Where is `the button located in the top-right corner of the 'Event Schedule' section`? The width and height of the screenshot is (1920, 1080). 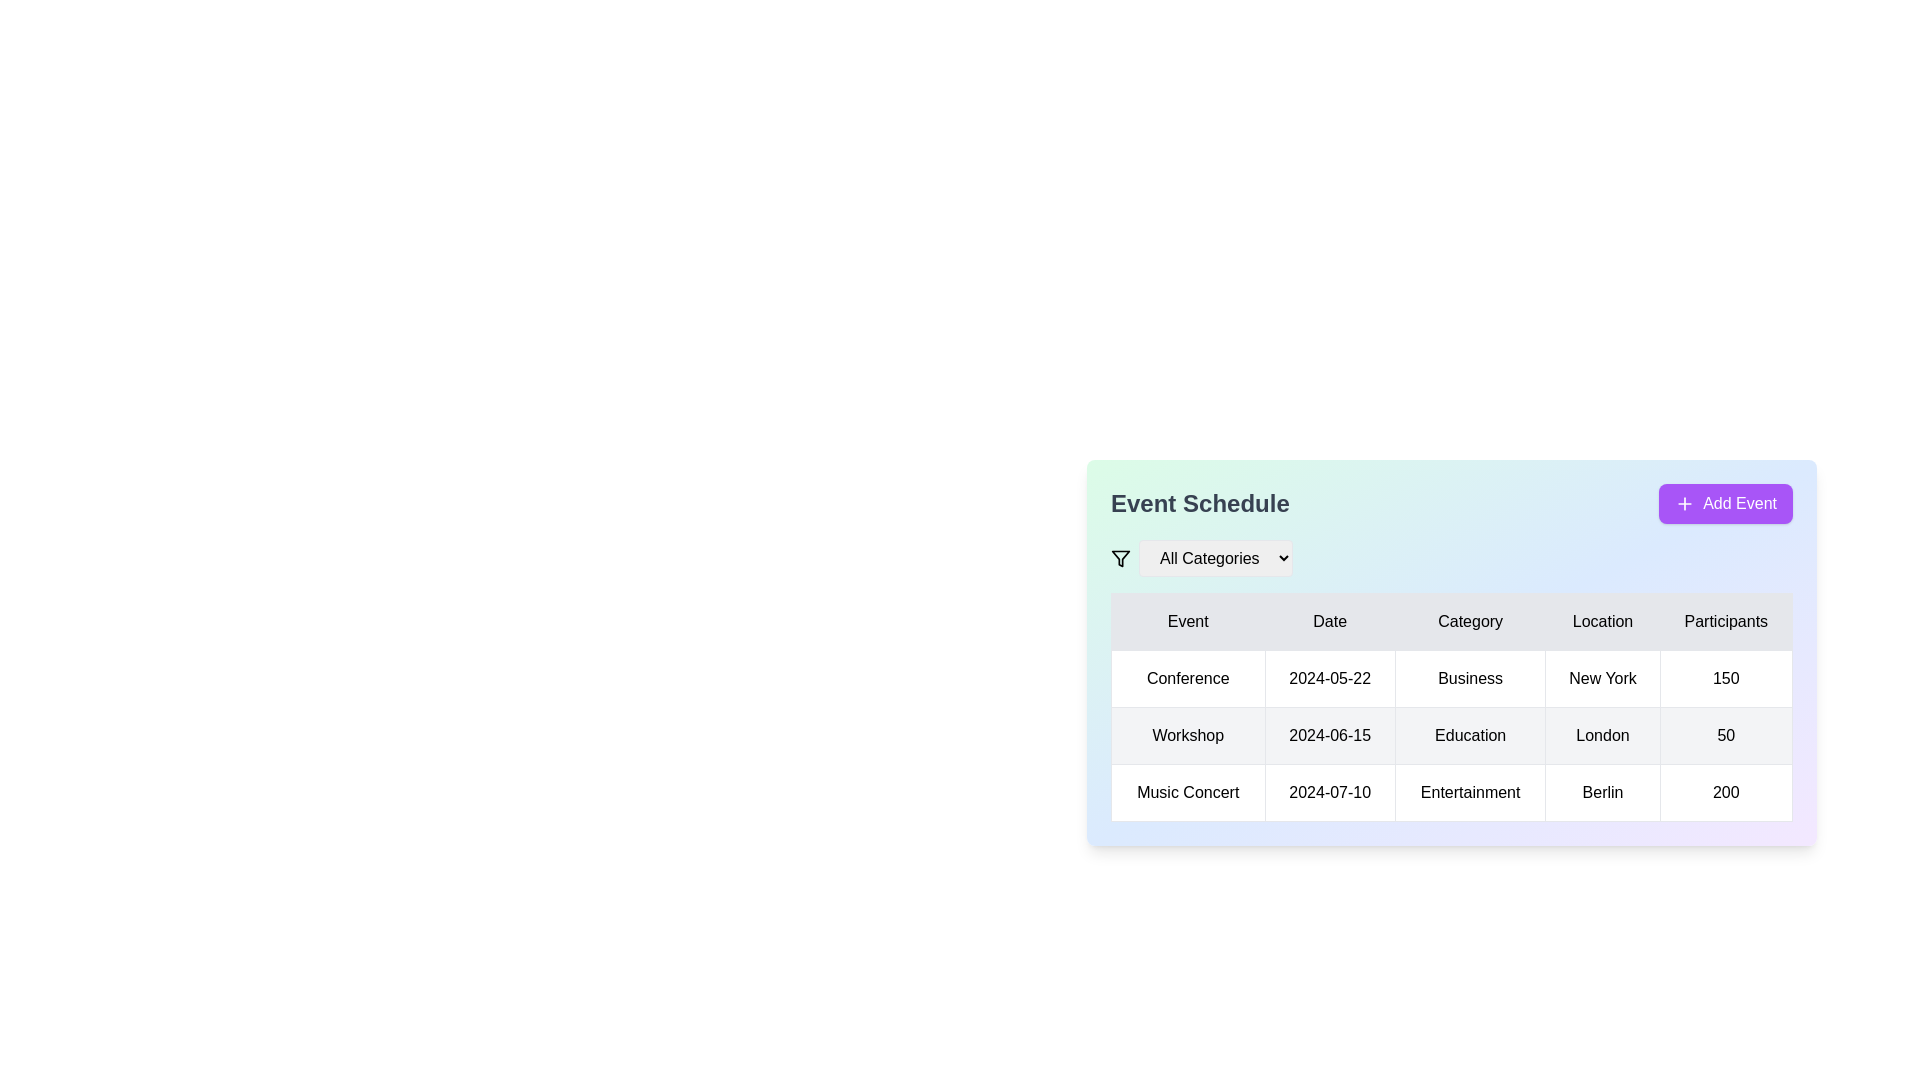
the button located in the top-right corner of the 'Event Schedule' section is located at coordinates (1725, 503).